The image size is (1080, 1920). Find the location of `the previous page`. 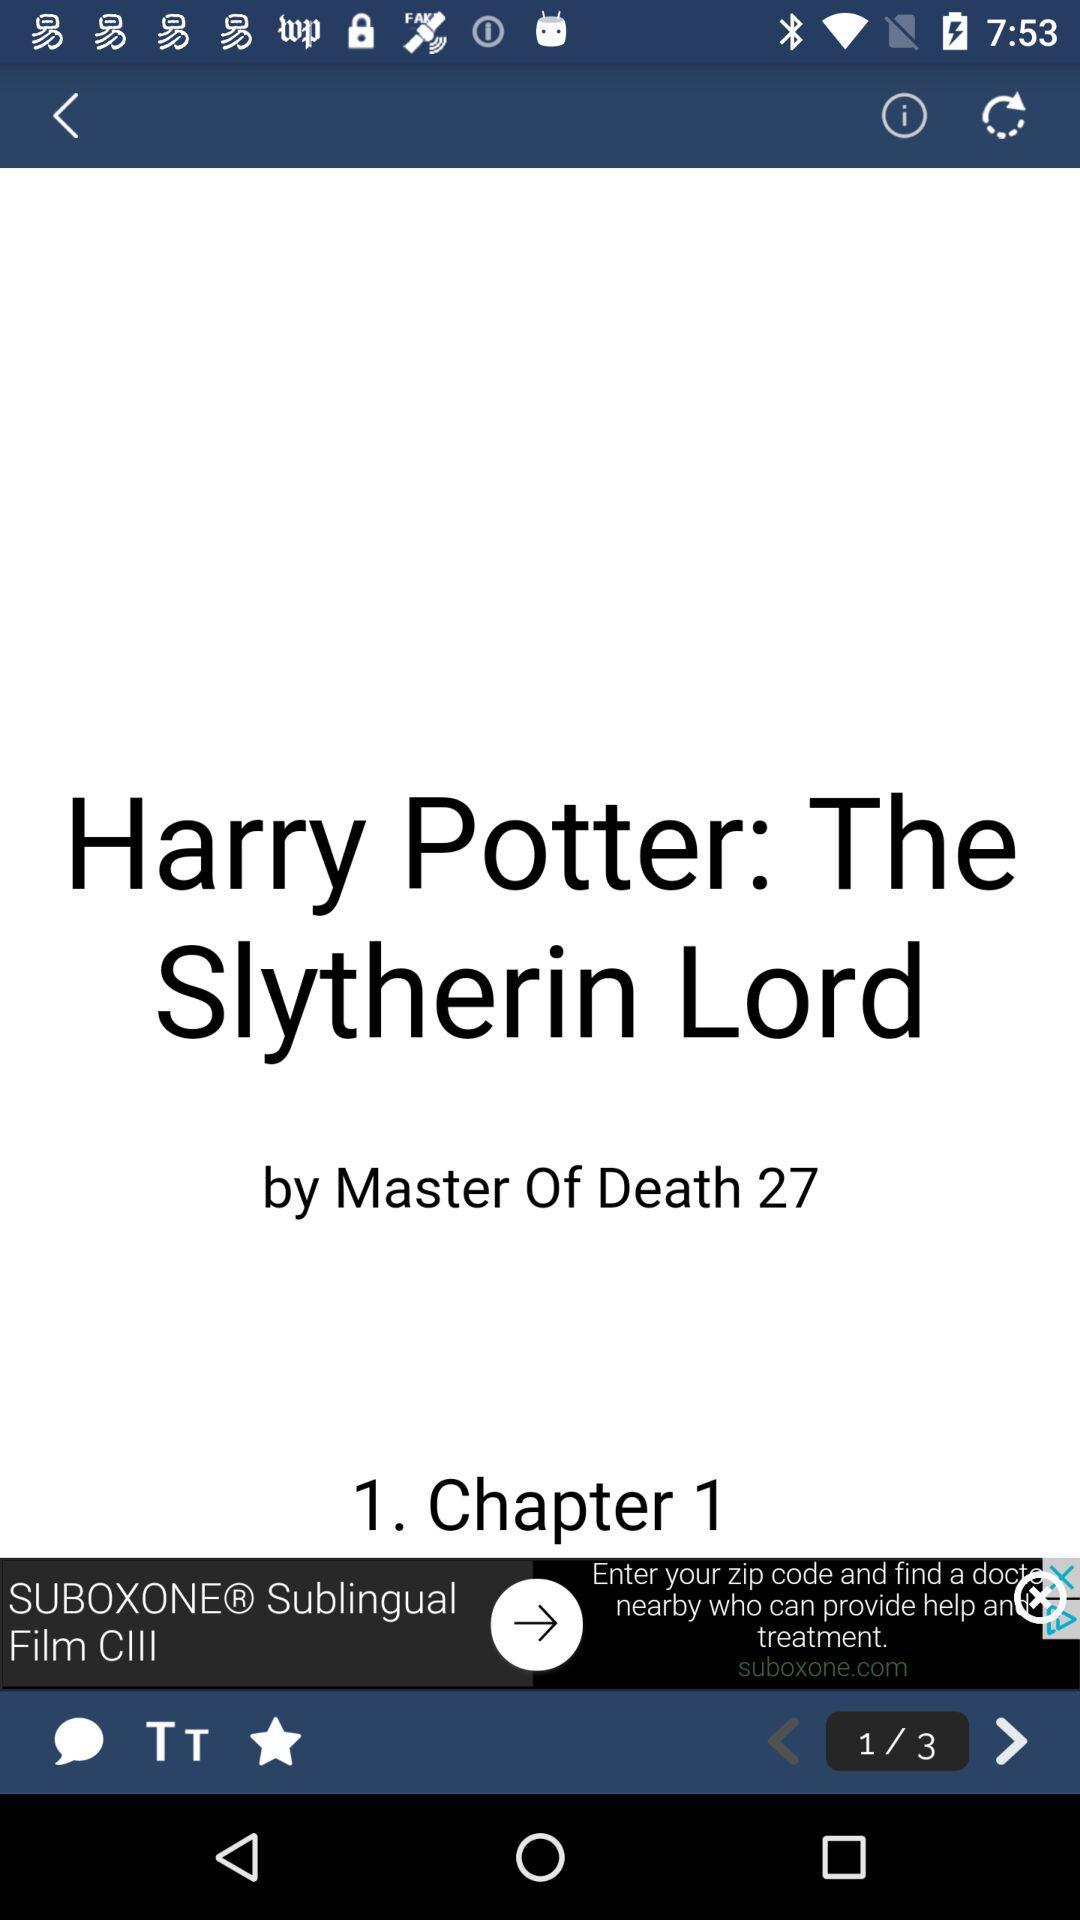

the previous page is located at coordinates (782, 1740).